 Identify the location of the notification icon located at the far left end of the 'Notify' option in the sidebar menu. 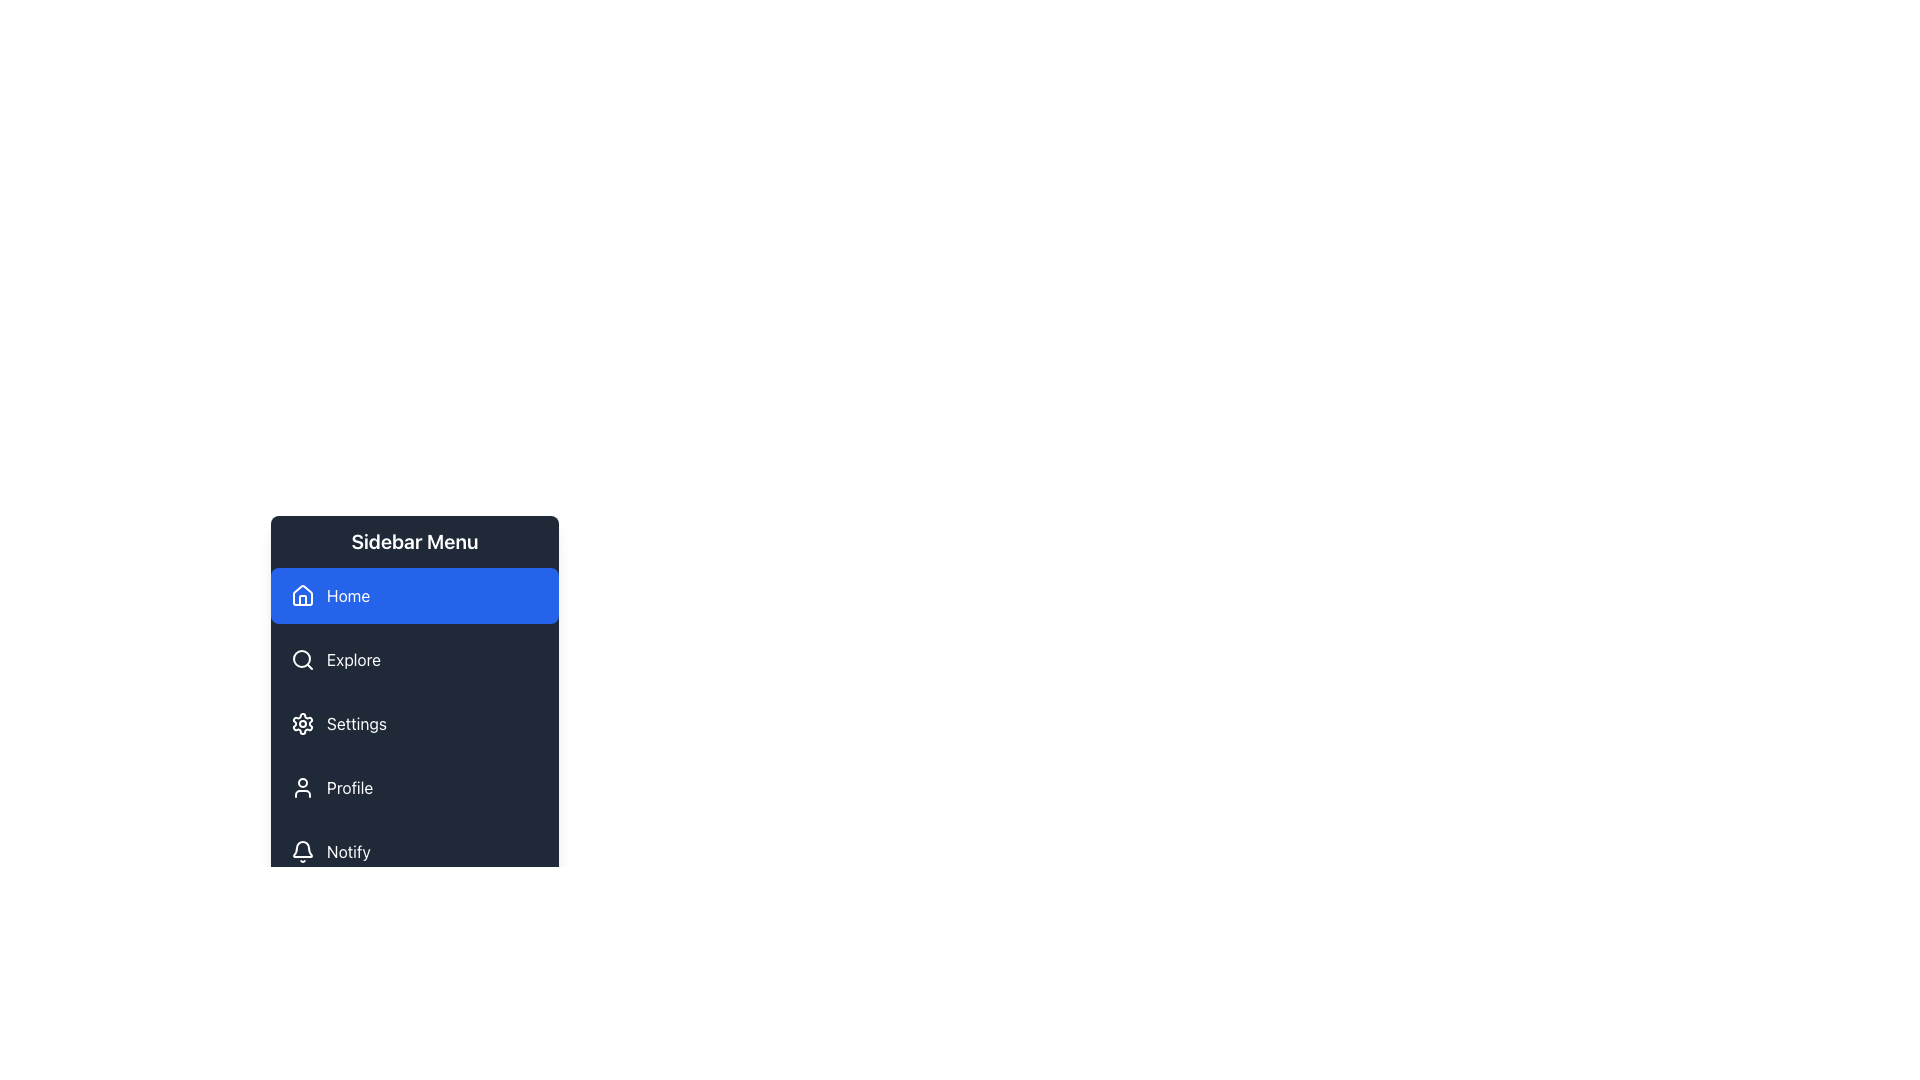
(301, 852).